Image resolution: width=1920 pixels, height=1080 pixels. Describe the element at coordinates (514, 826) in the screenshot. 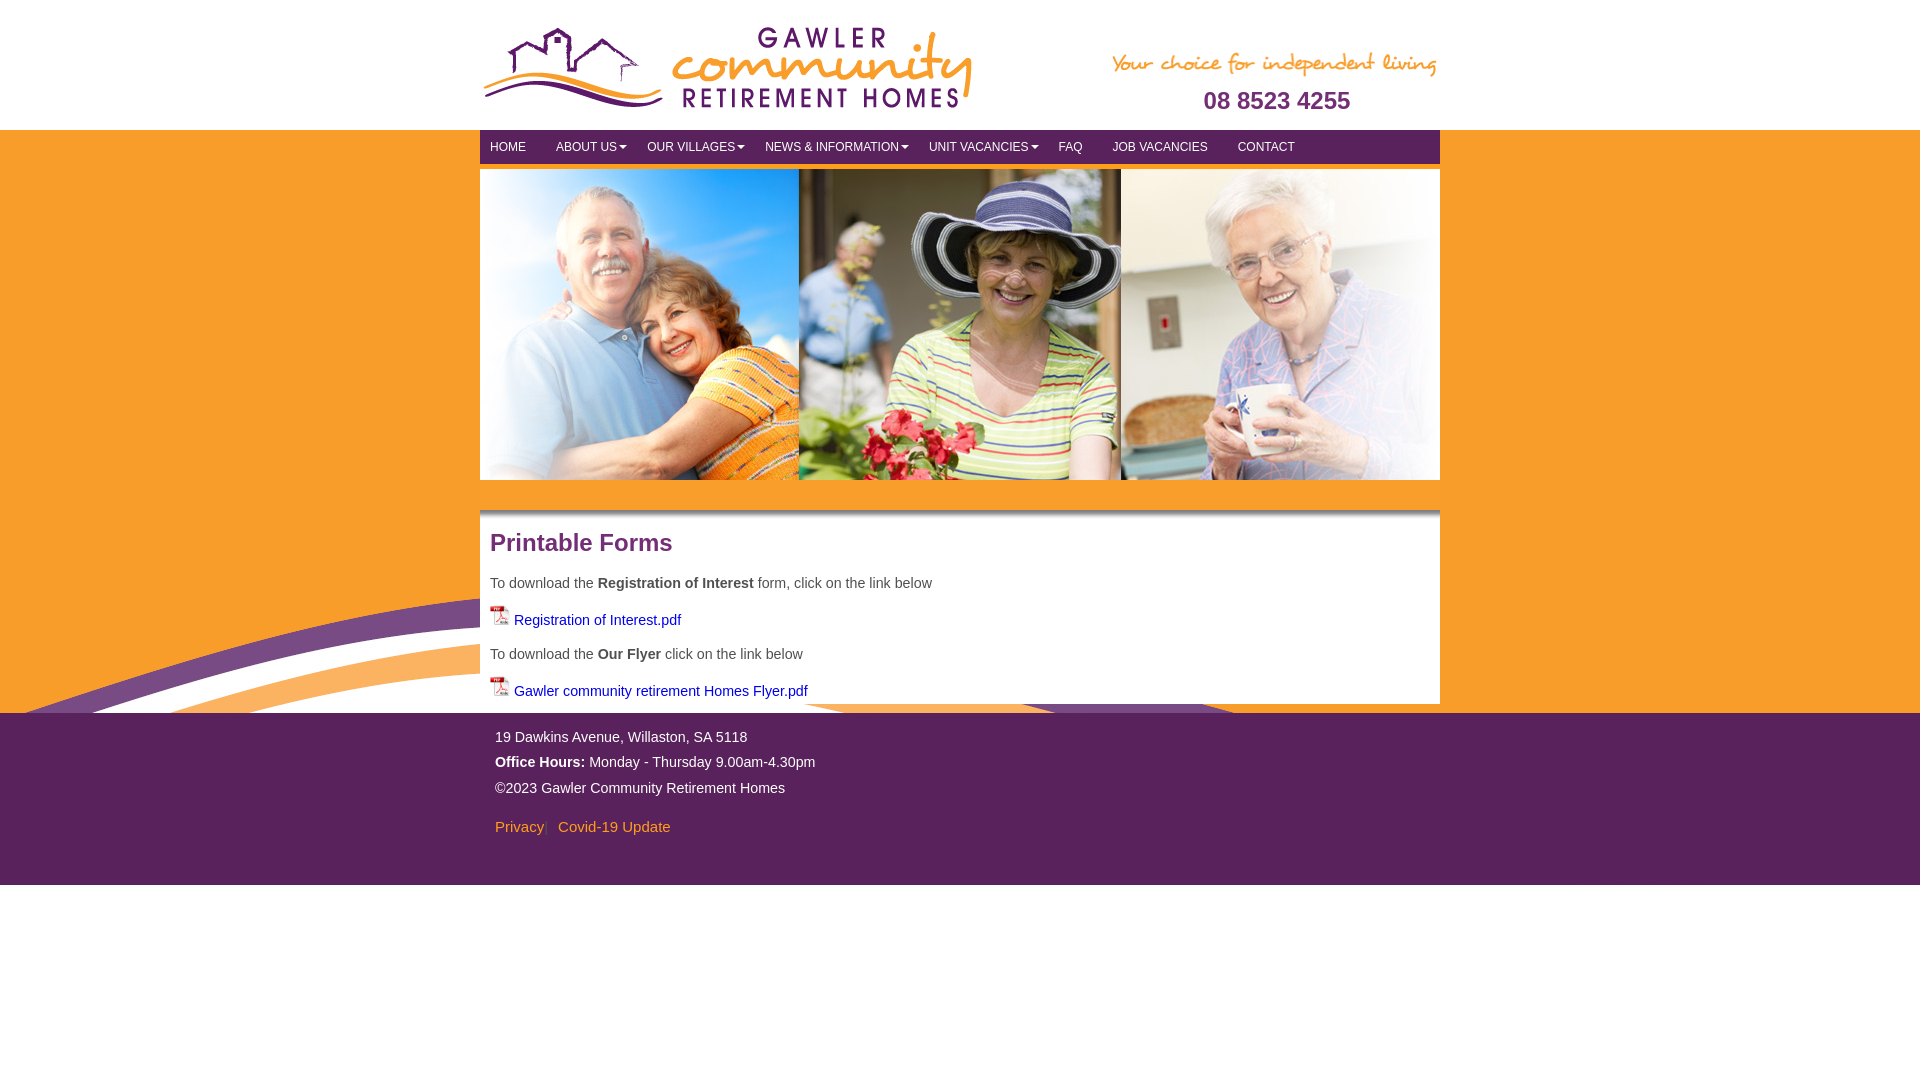

I see `'Privacy'` at that location.